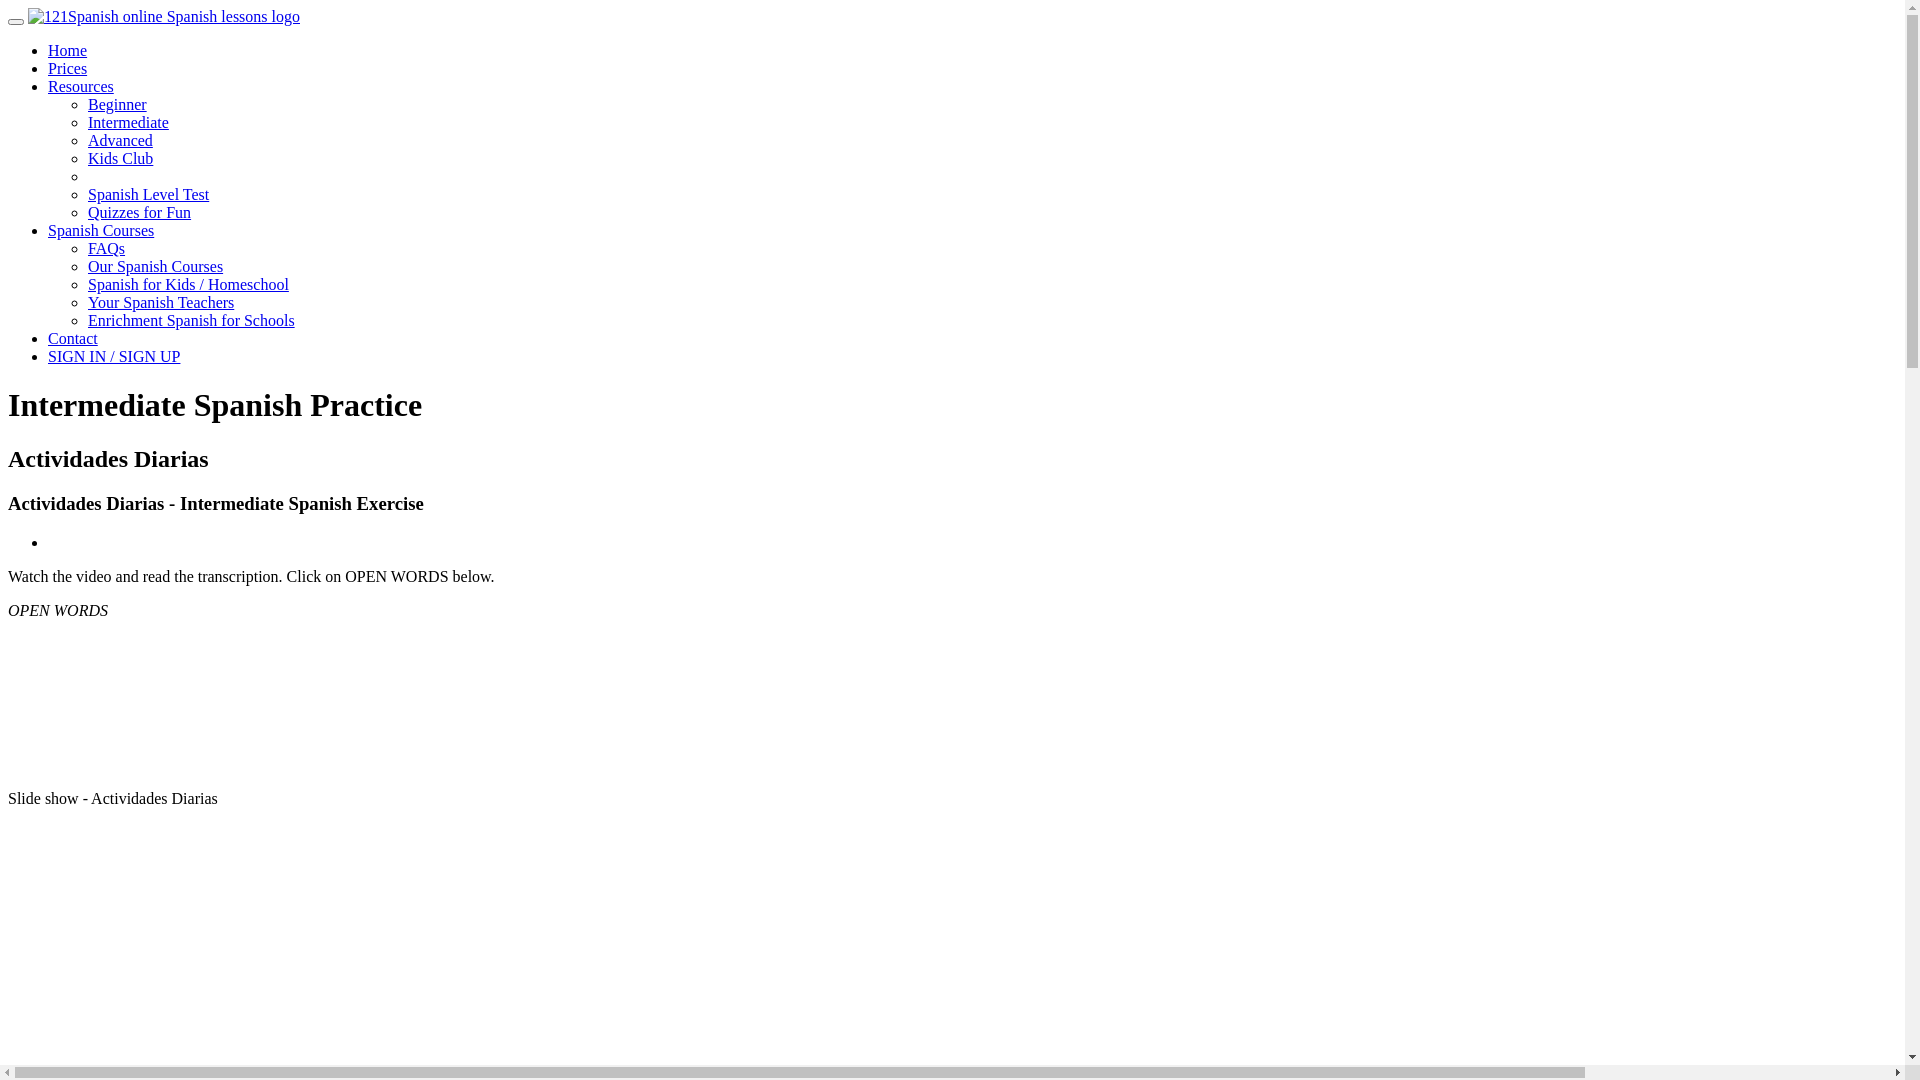 The image size is (1920, 1080). What do you see at coordinates (119, 157) in the screenshot?
I see `'Kids Club'` at bounding box center [119, 157].